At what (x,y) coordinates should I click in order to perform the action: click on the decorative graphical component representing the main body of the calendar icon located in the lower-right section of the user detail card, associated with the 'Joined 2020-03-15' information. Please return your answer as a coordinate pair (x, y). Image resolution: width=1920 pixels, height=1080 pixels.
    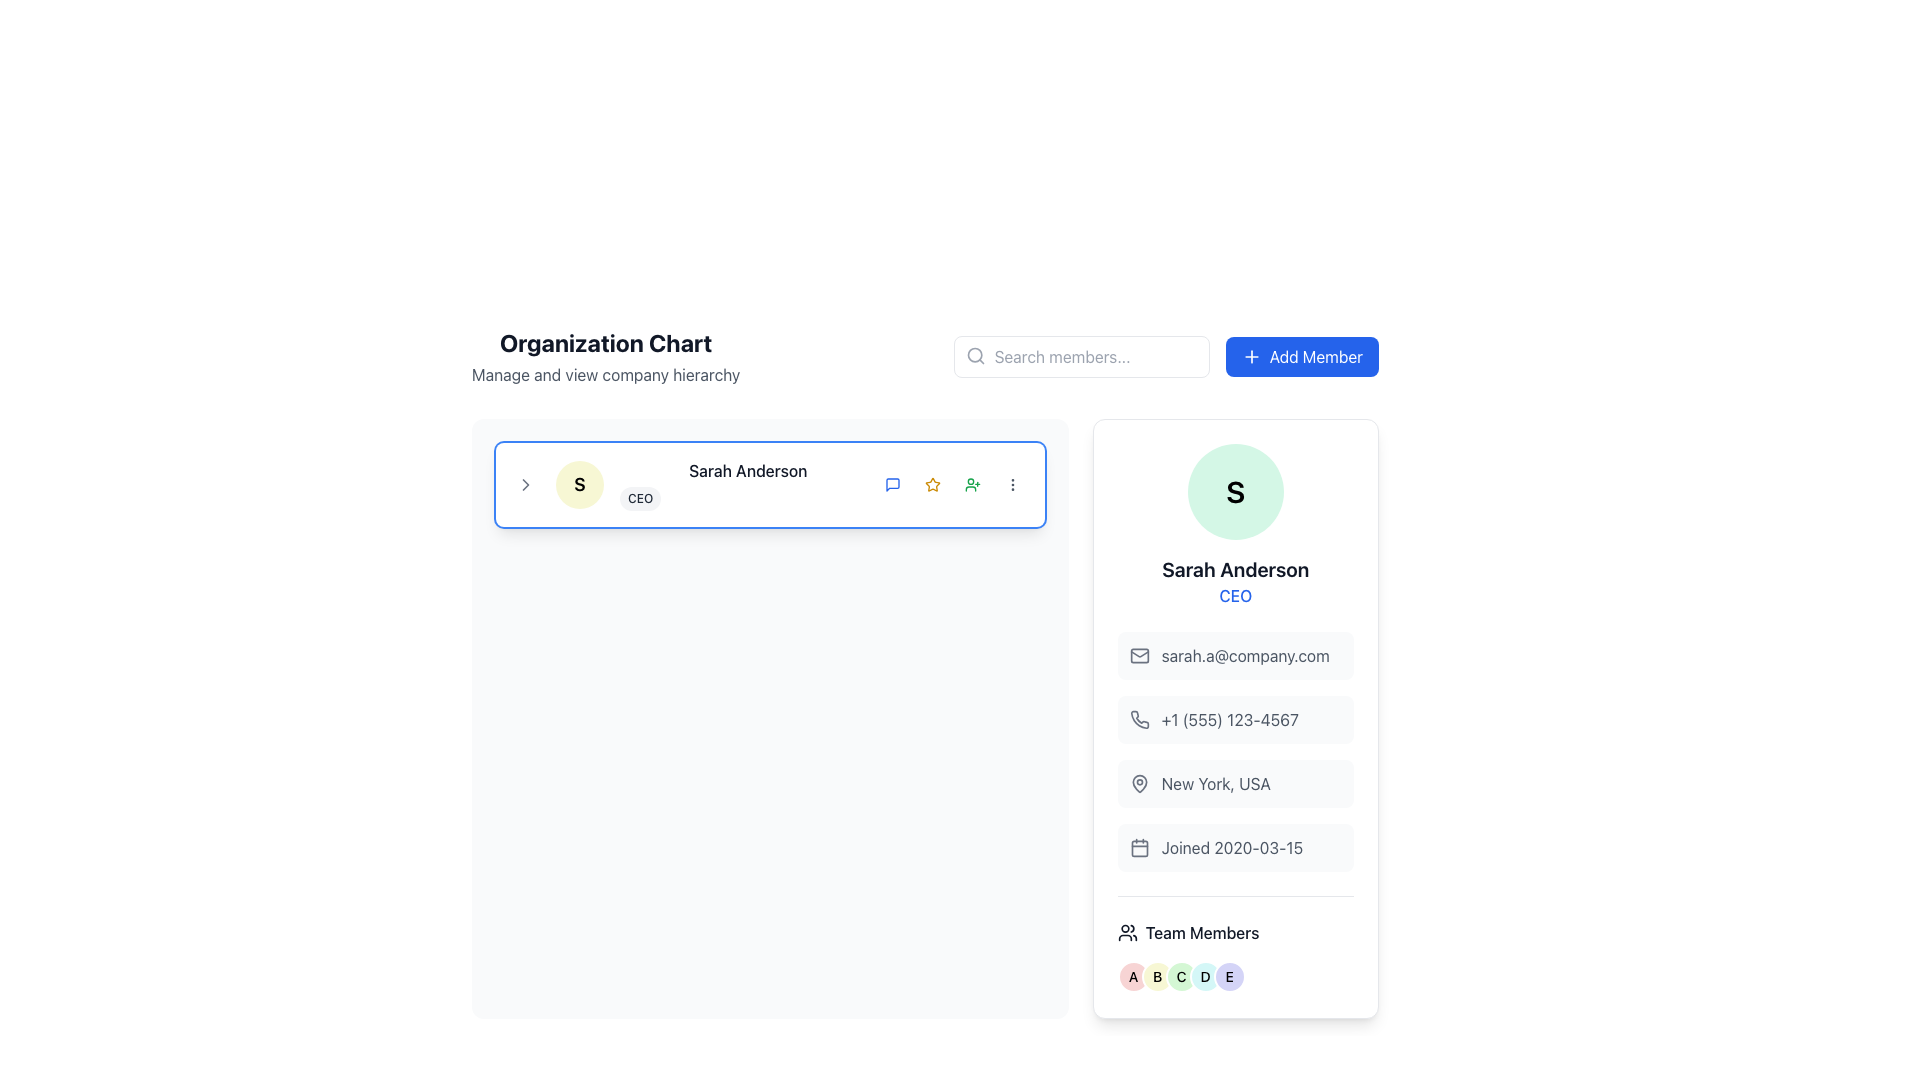
    Looking at the image, I should click on (1139, 848).